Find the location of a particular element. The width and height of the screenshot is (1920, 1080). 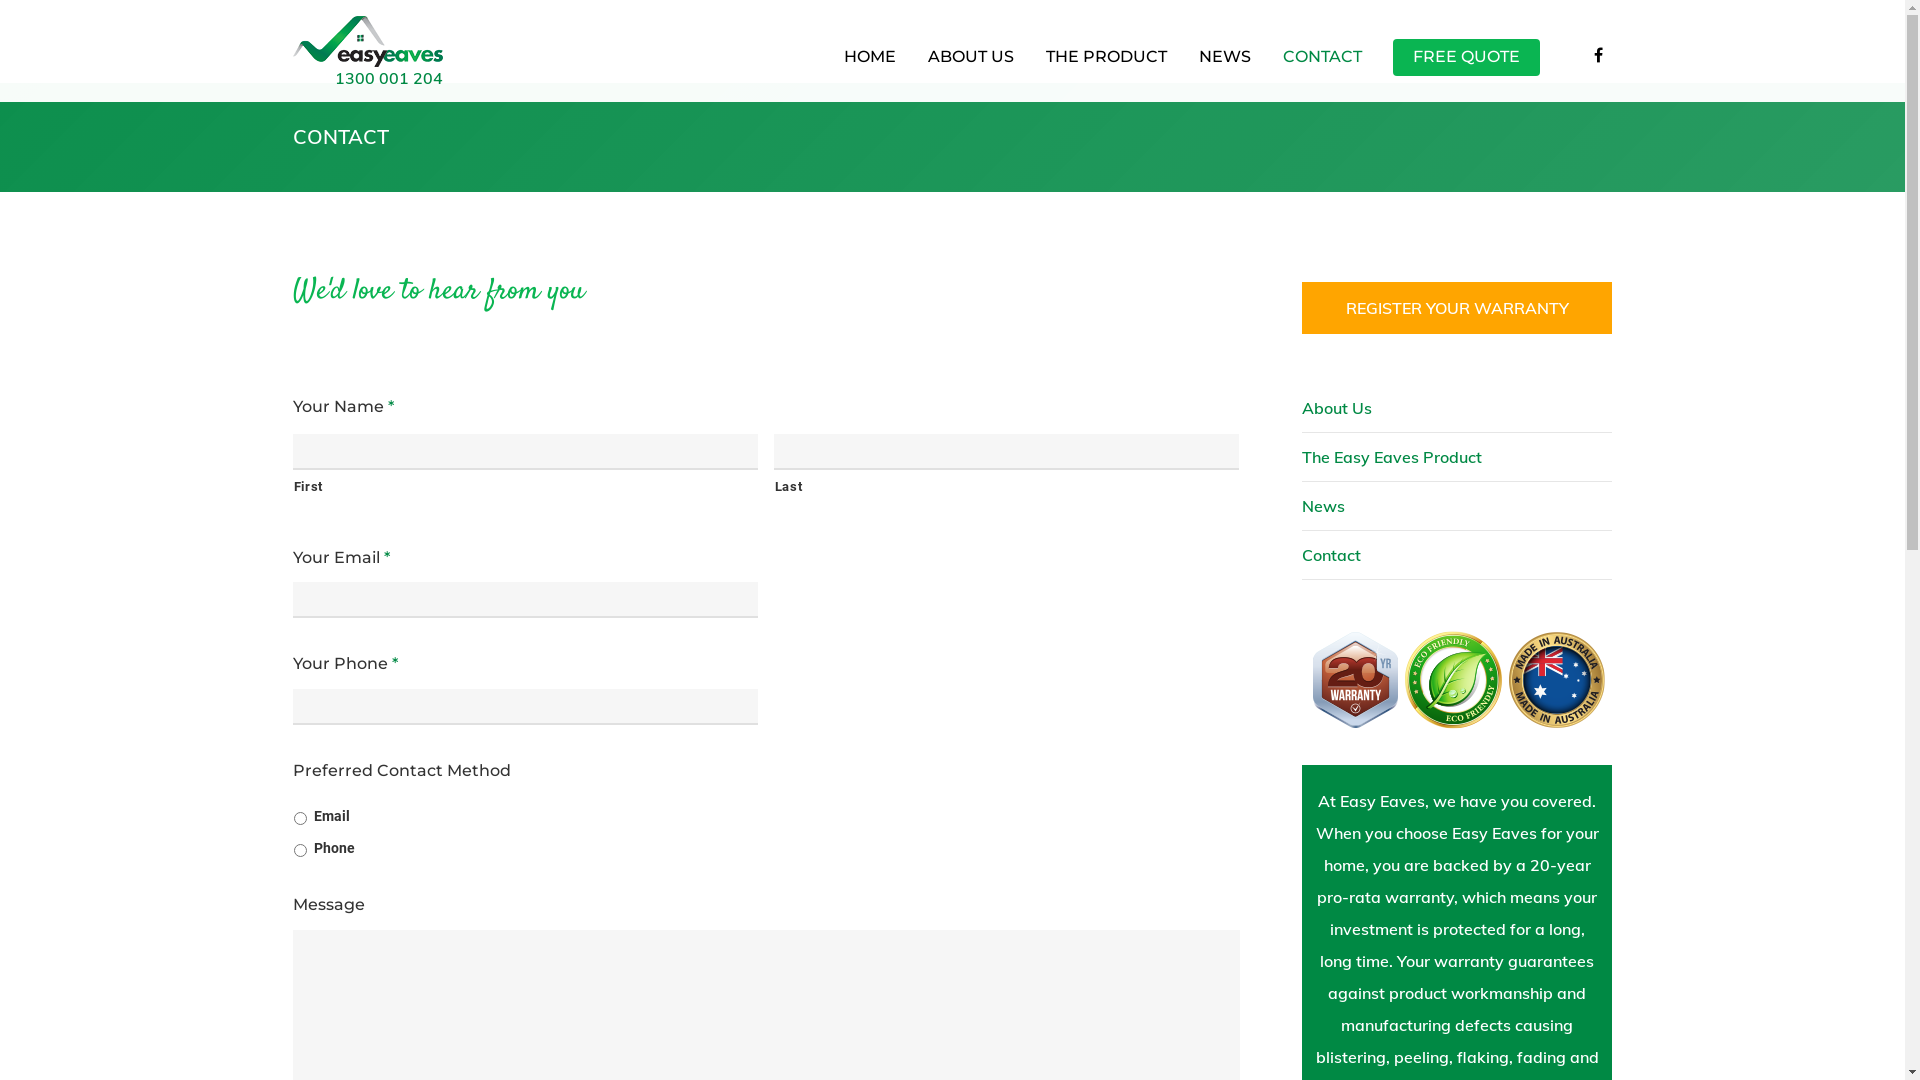

'REGISTER YOUR WARRANTY' is located at coordinates (1457, 308).